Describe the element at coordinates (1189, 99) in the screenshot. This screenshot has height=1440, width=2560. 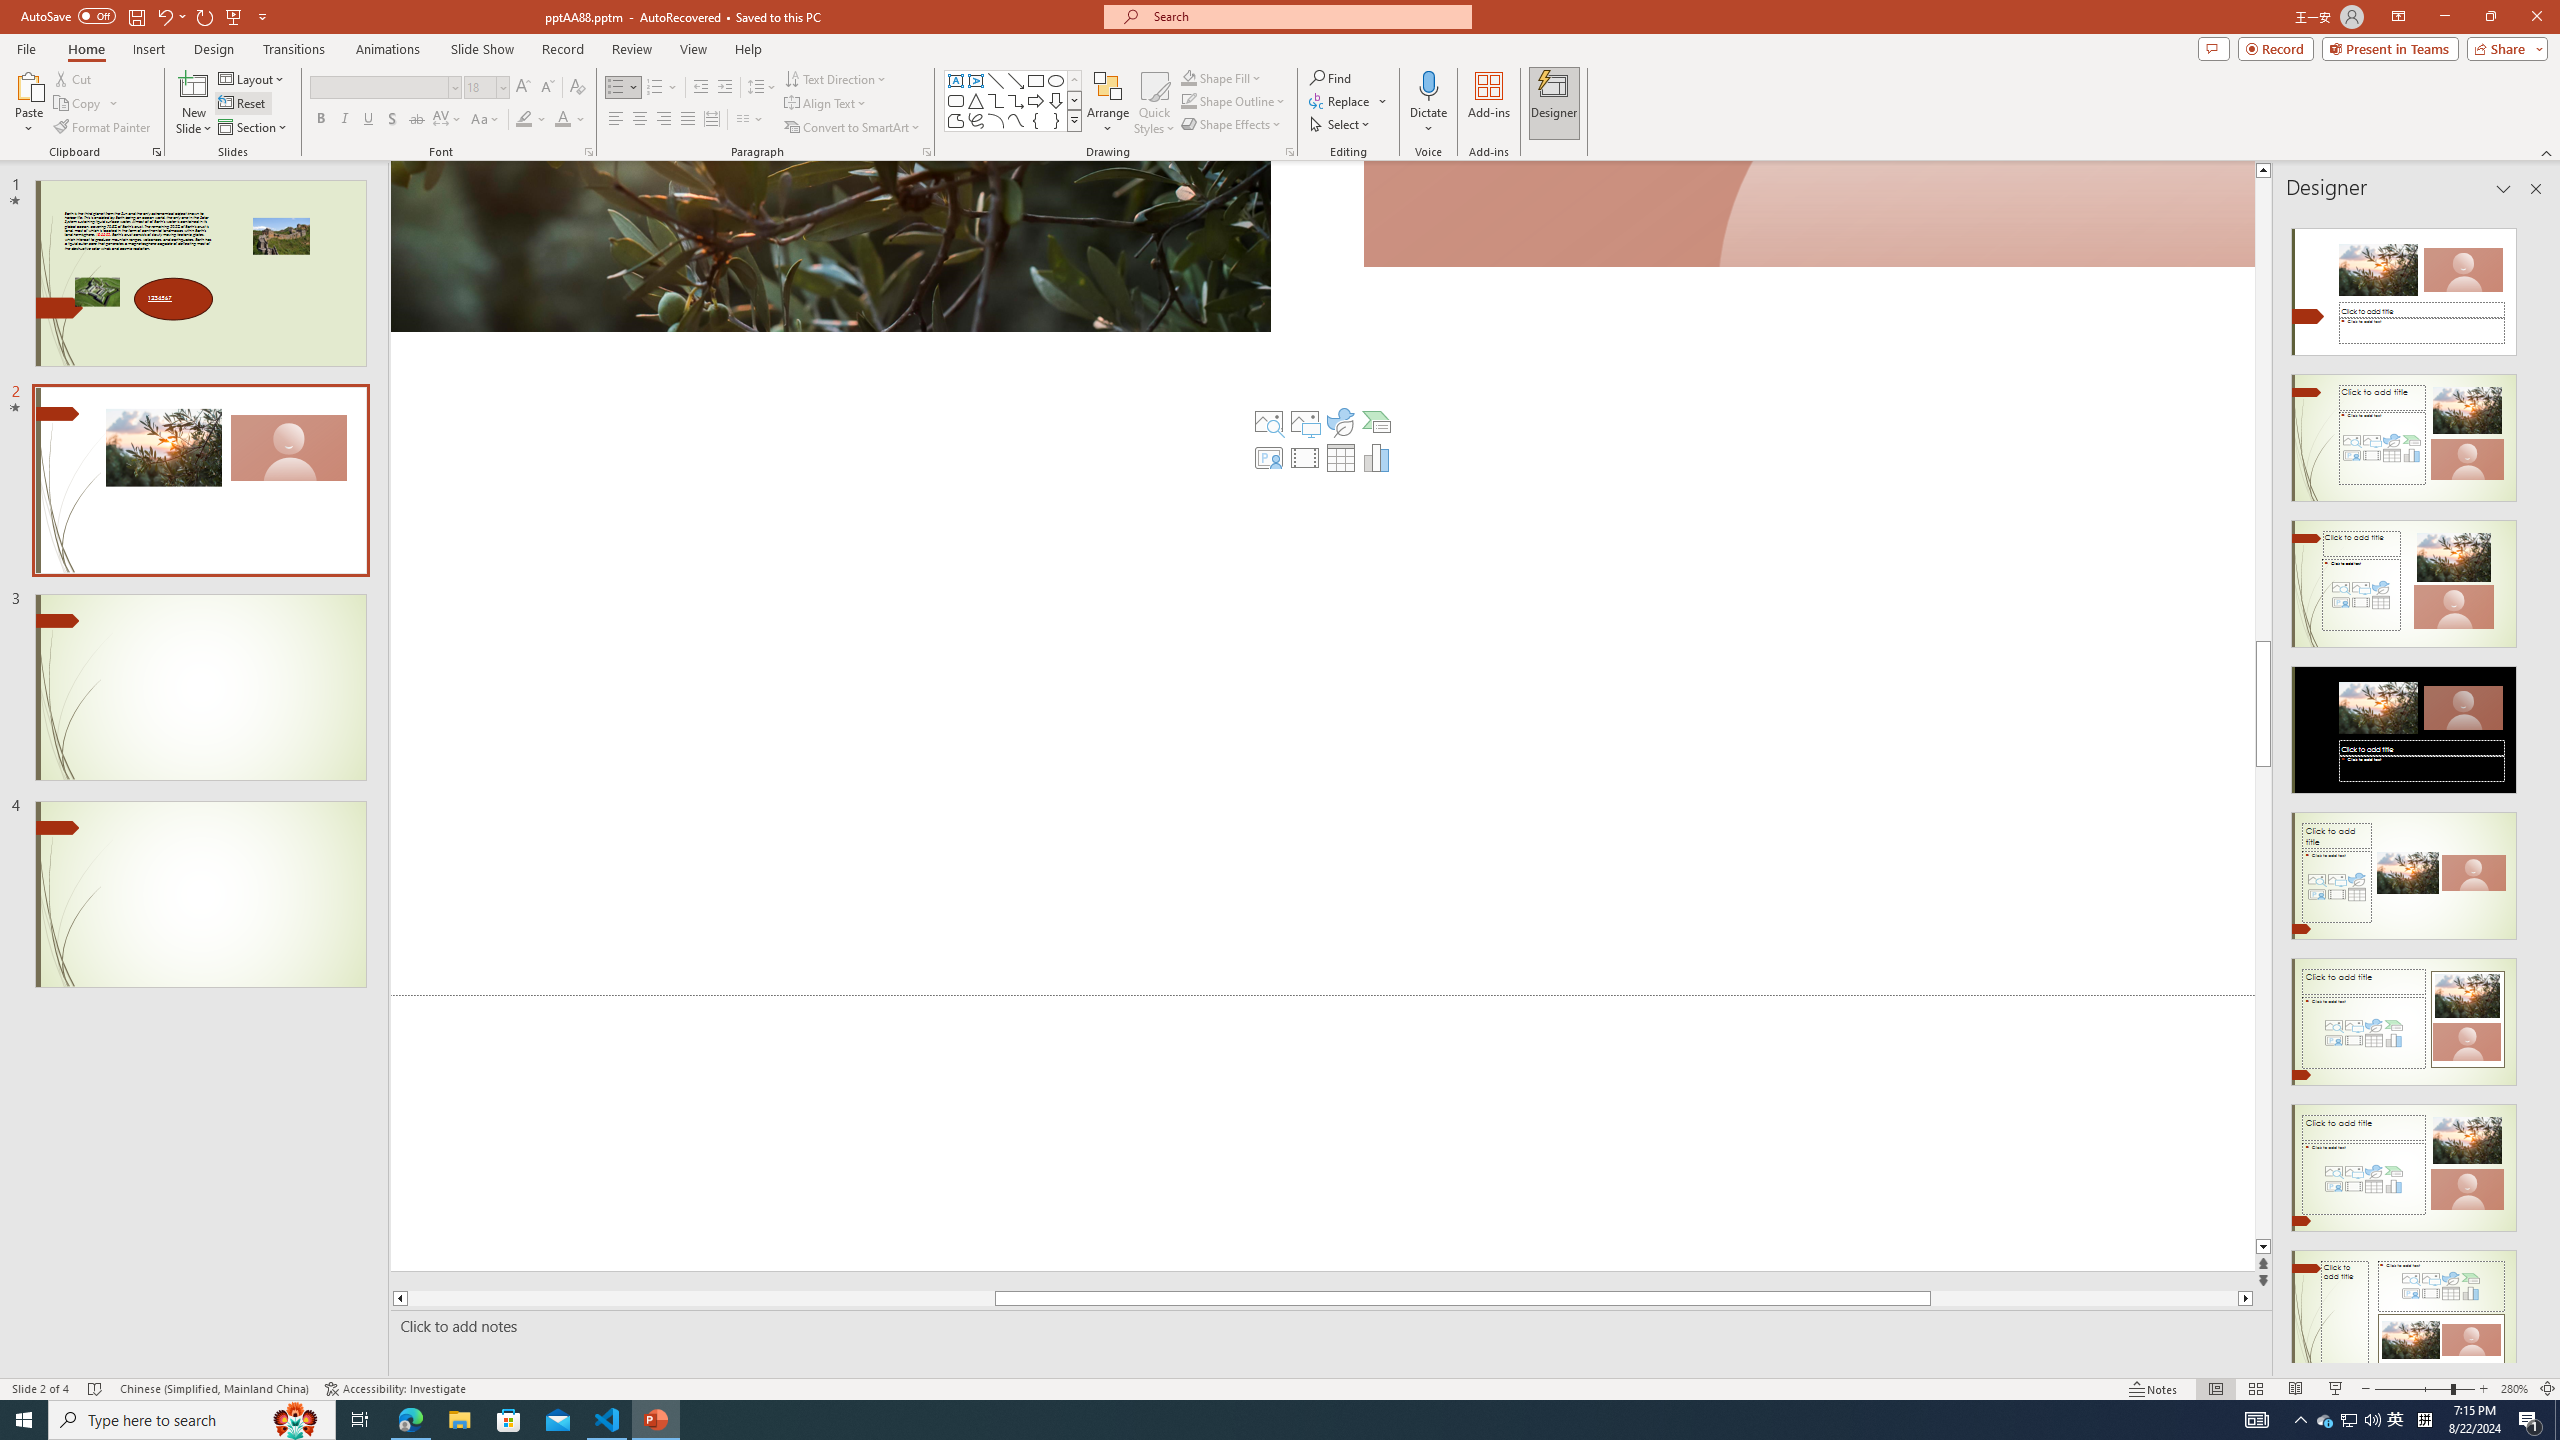
I see `'Shape Outline Teal, Accent 1'` at that location.